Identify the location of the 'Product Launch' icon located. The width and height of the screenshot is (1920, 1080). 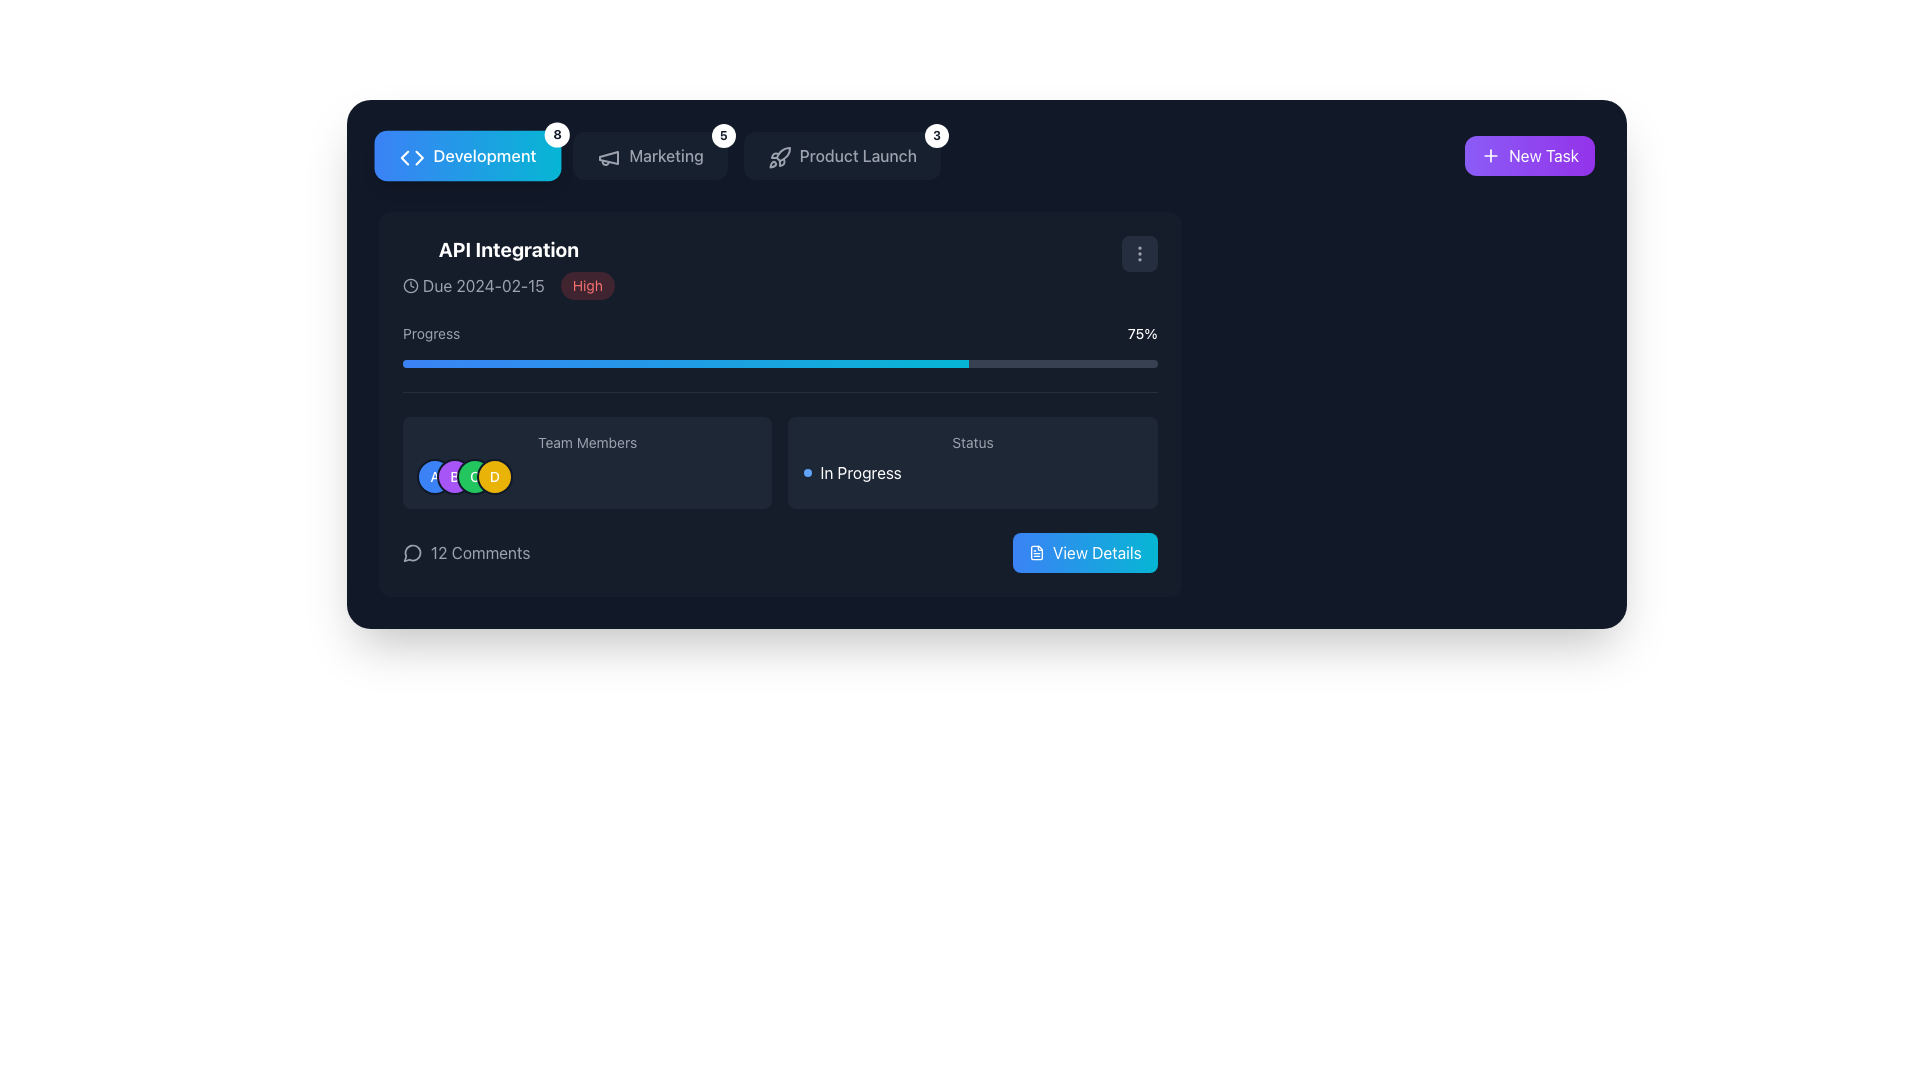
(776, 154).